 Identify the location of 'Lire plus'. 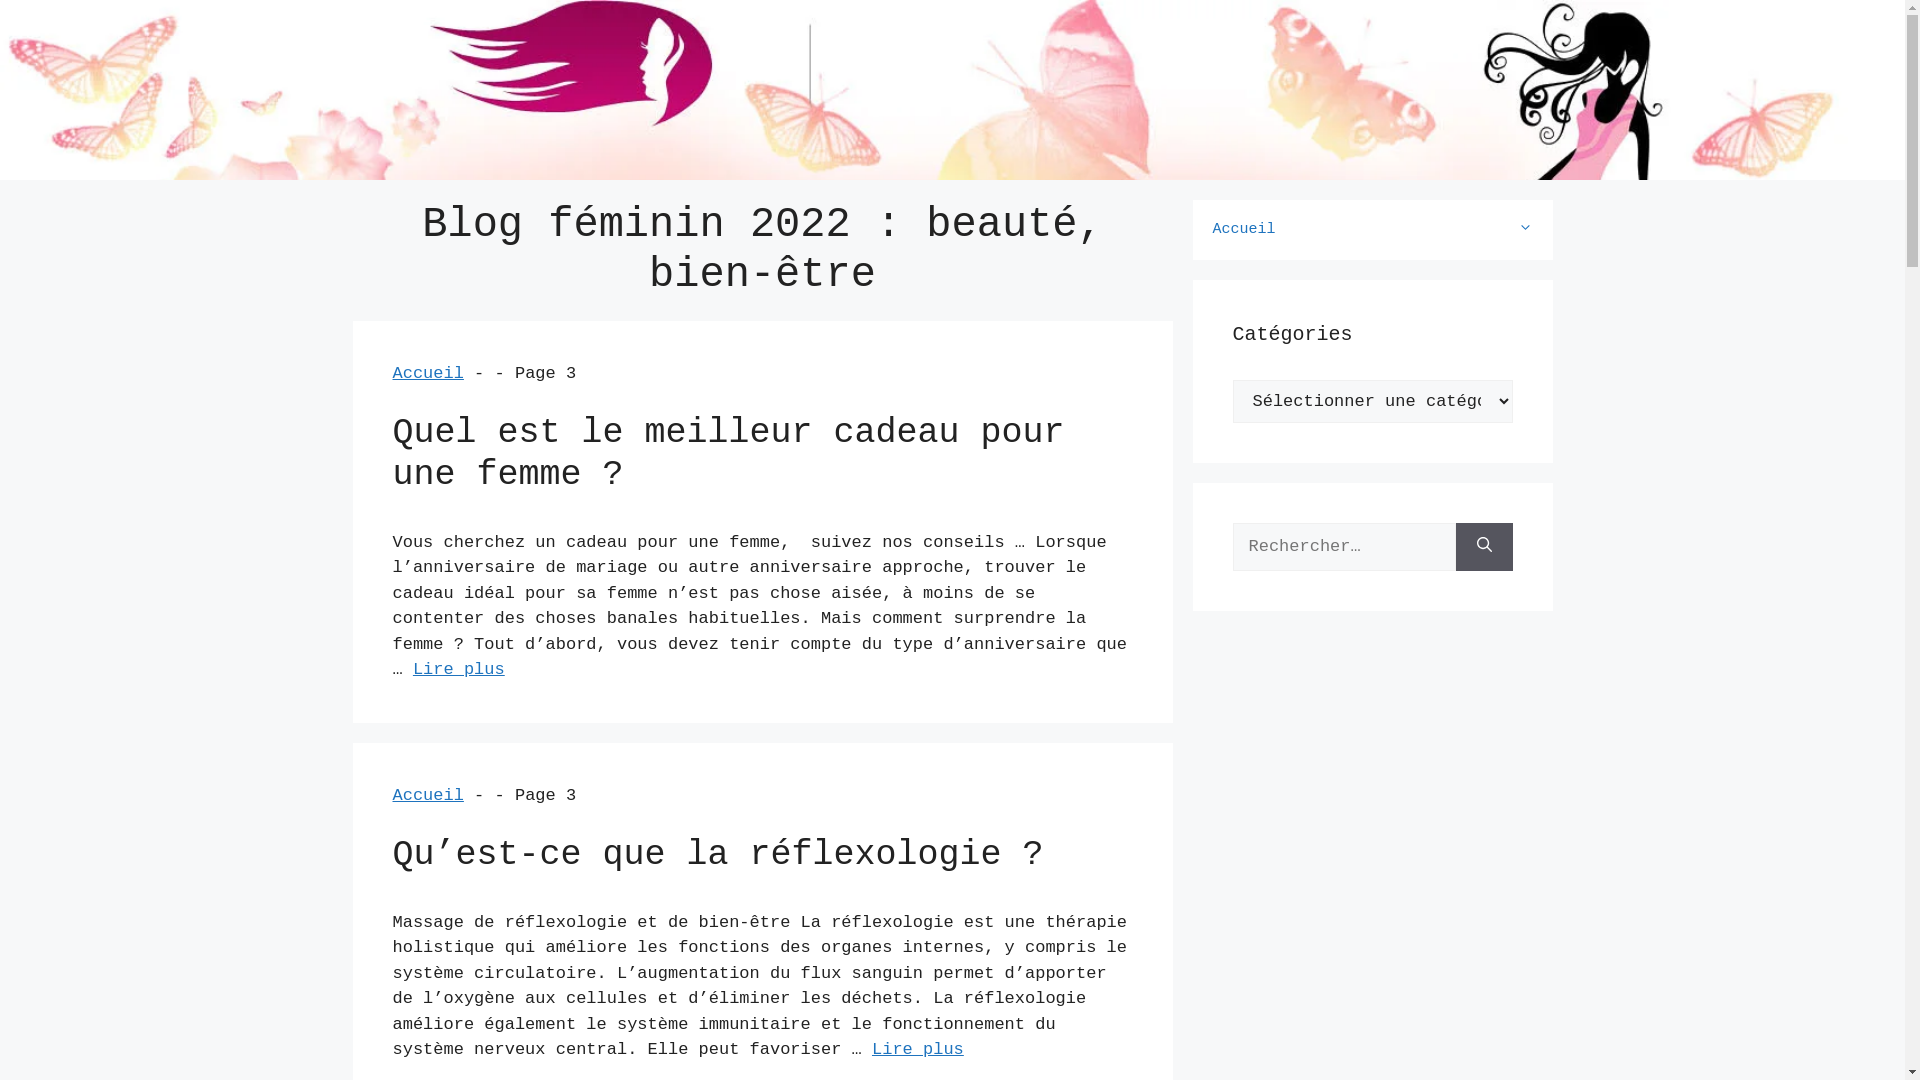
(872, 1048).